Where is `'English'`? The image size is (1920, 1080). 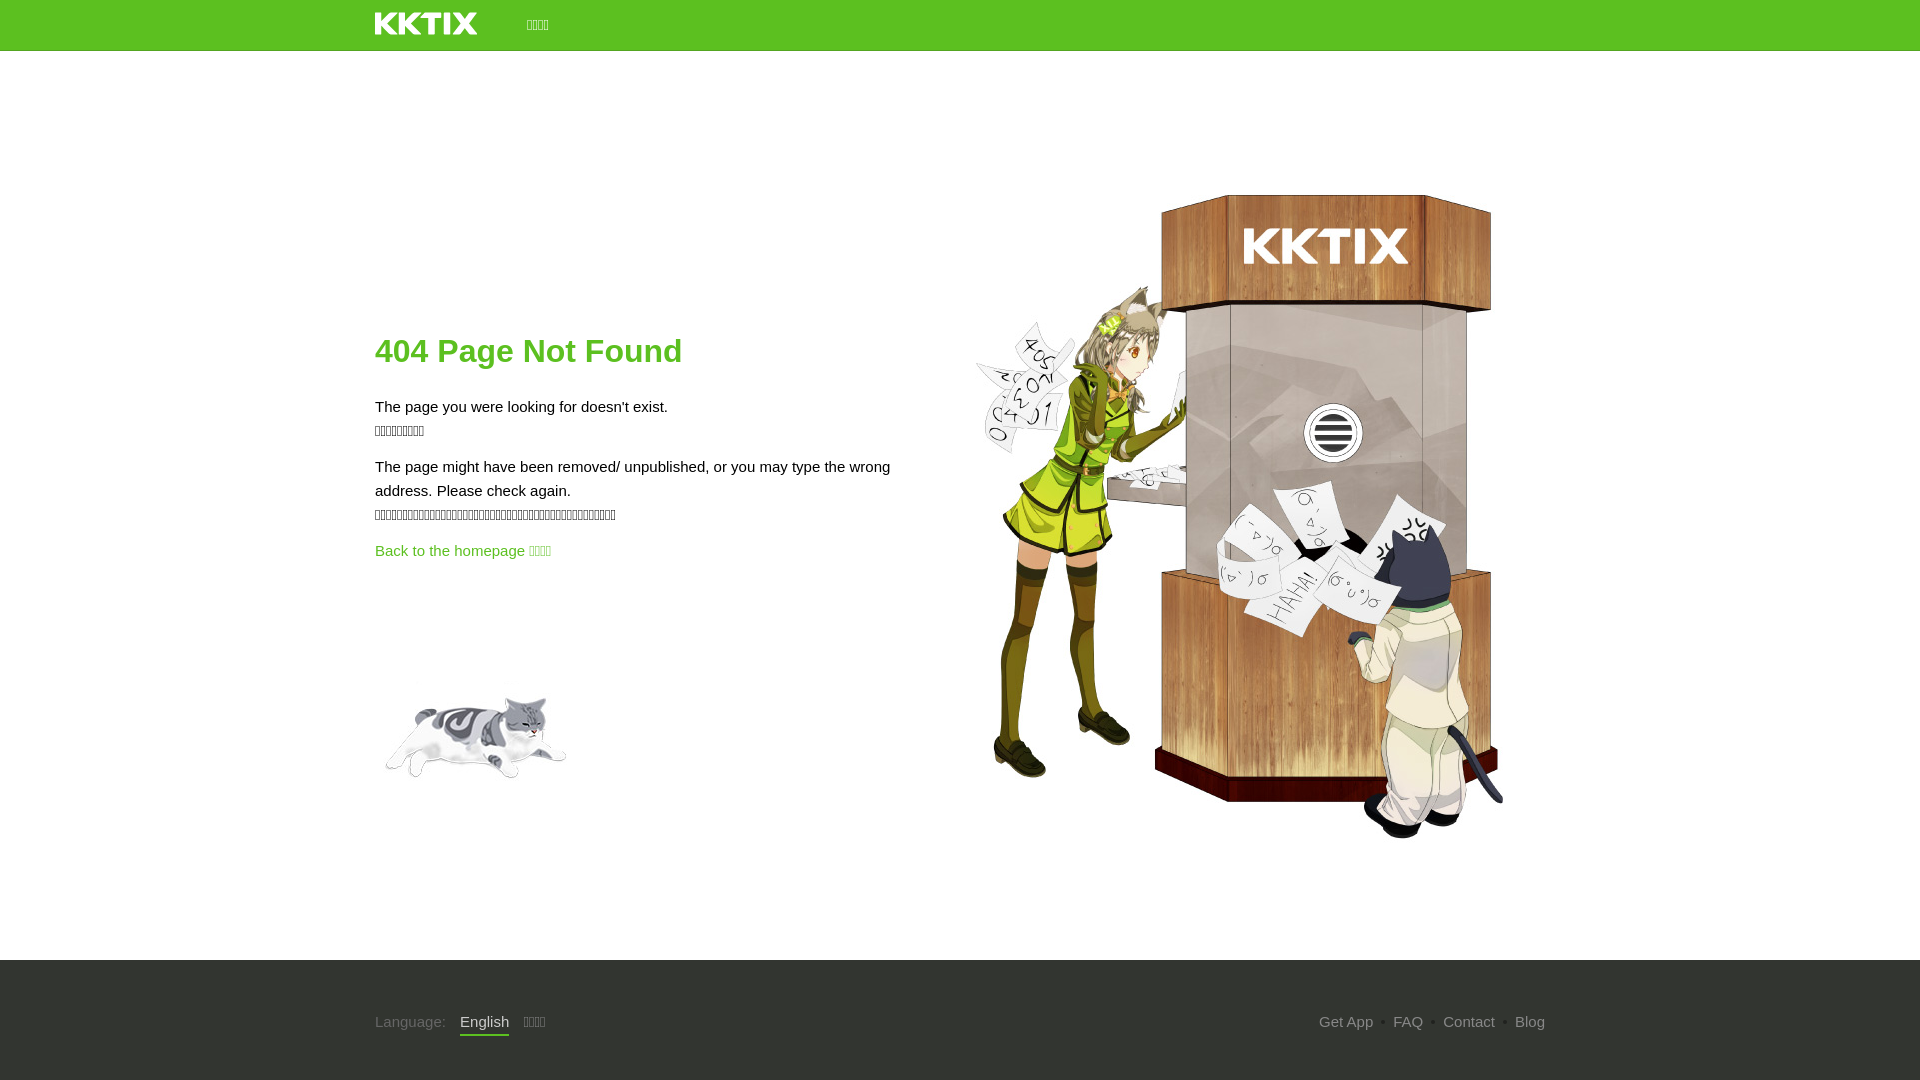
'English' is located at coordinates (484, 1022).